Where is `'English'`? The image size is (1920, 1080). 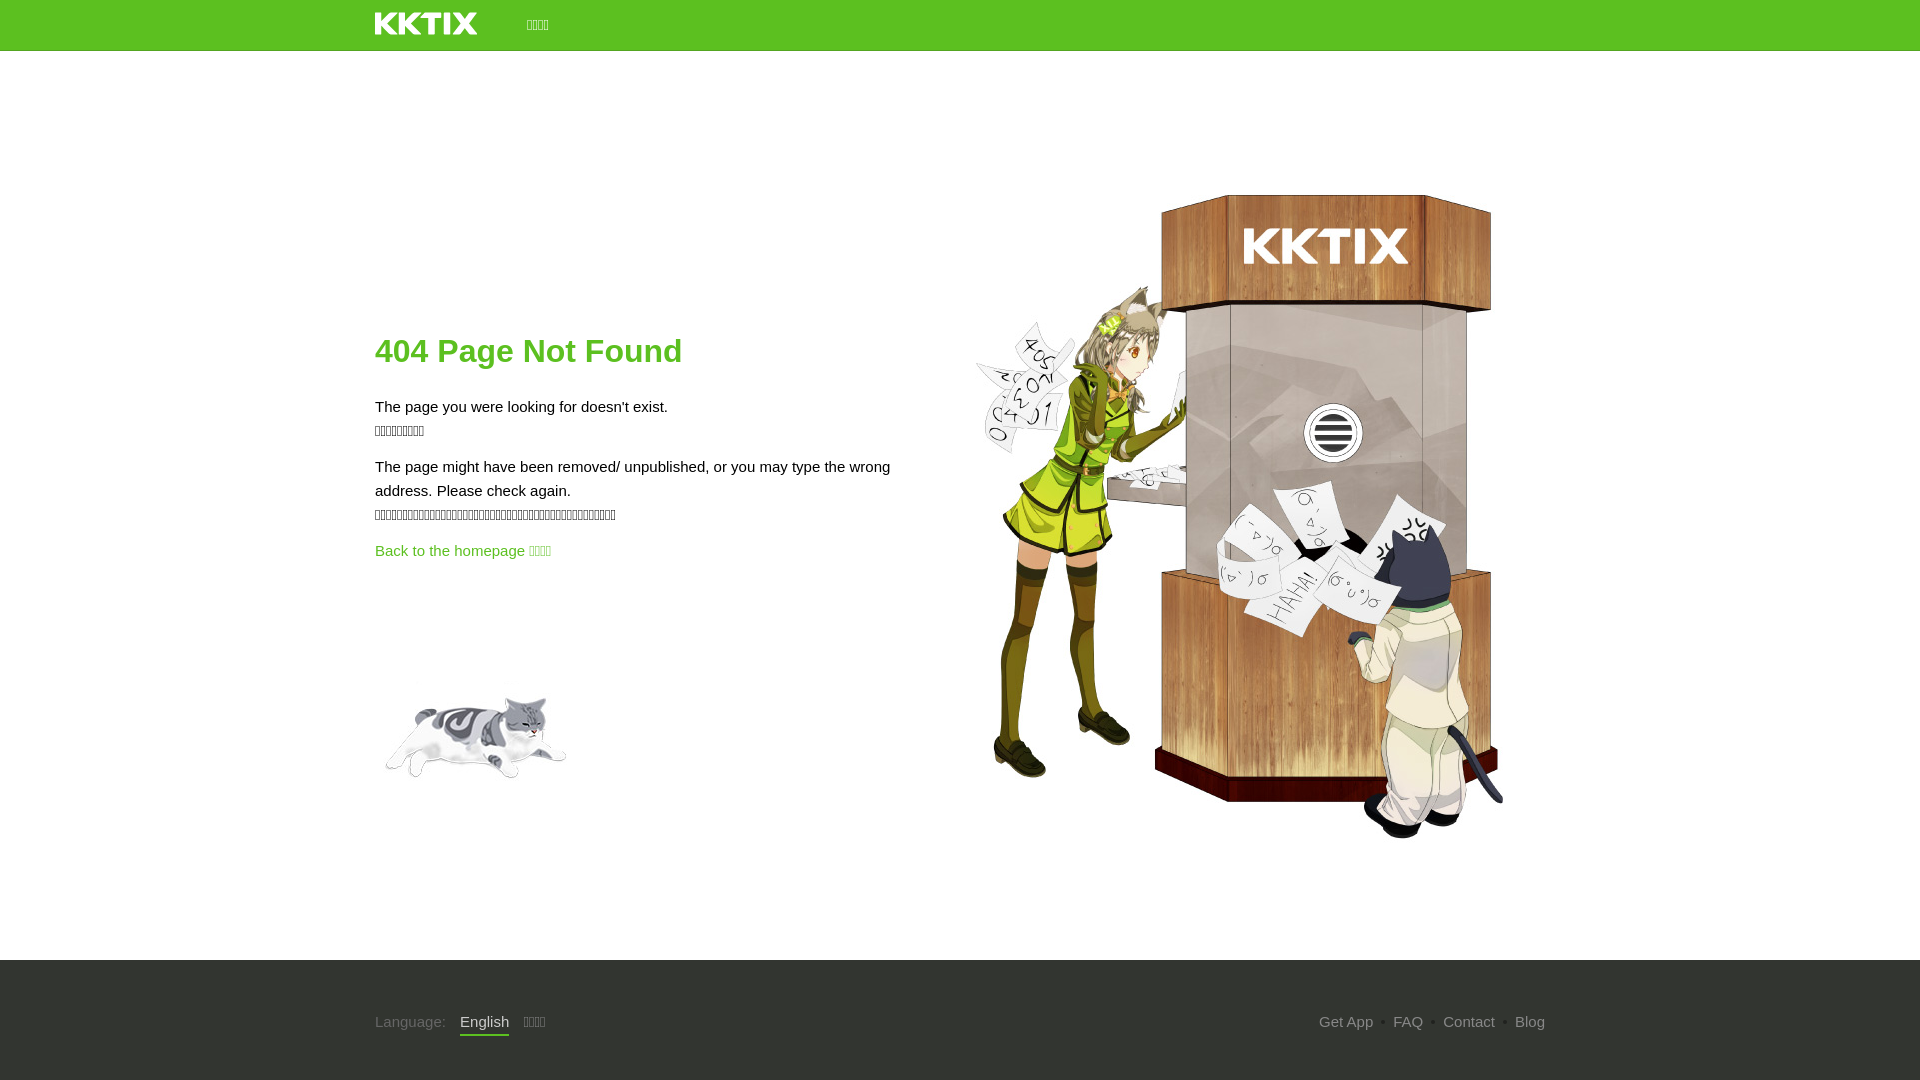
'English' is located at coordinates (484, 1022).